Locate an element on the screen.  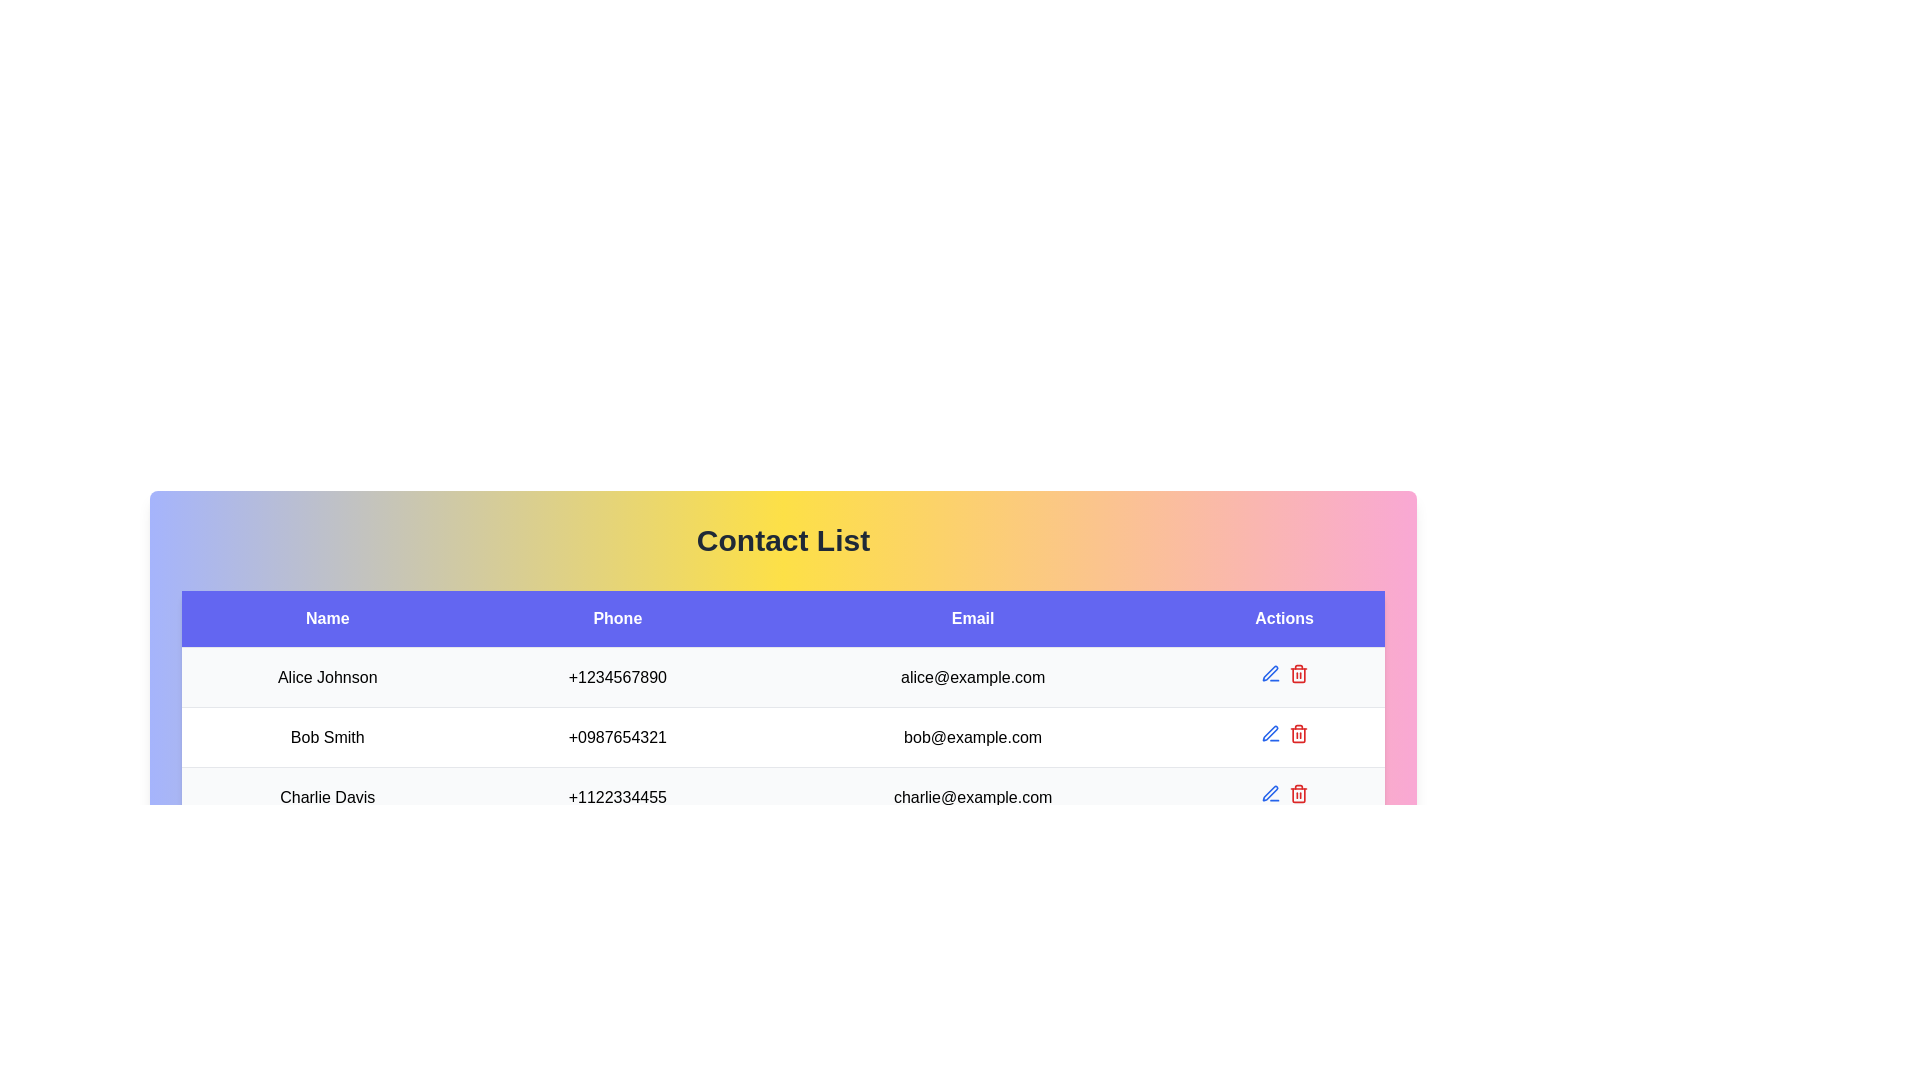
the phone number text '+0987654321' located in the 'Phone' column of Bob Smith's information in the second row of the table is located at coordinates (616, 737).